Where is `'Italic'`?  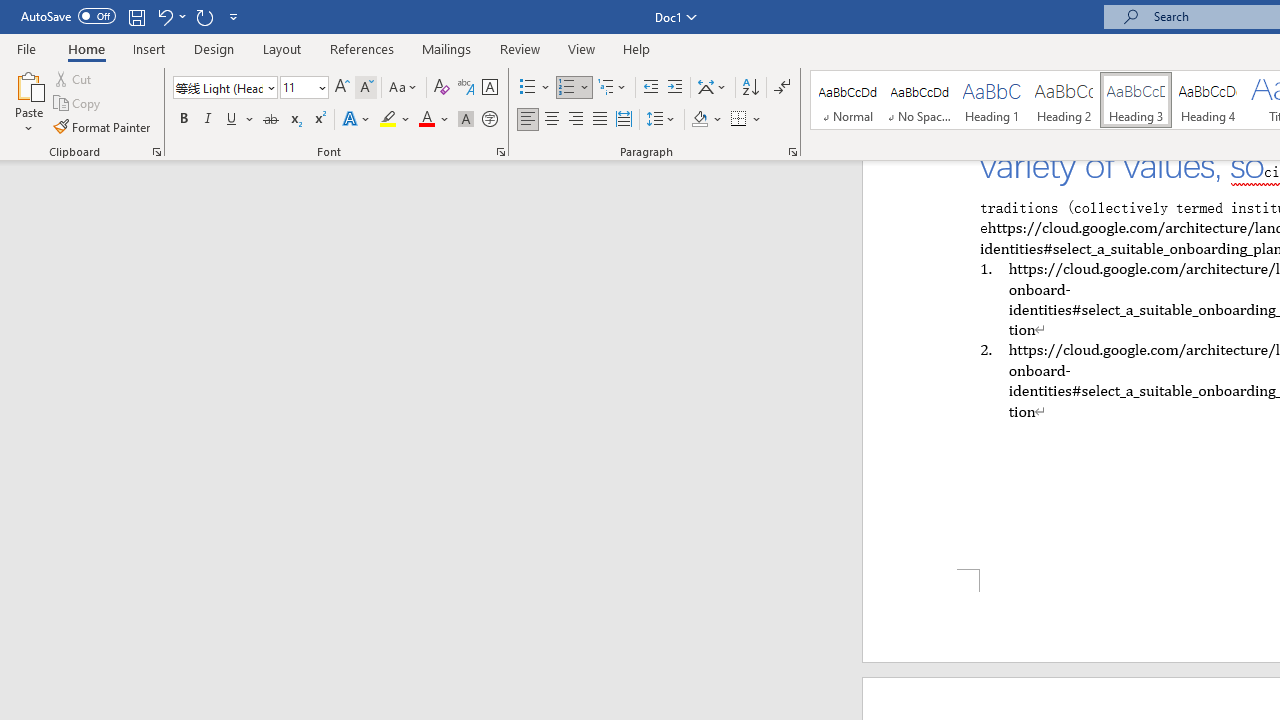
'Italic' is located at coordinates (208, 119).